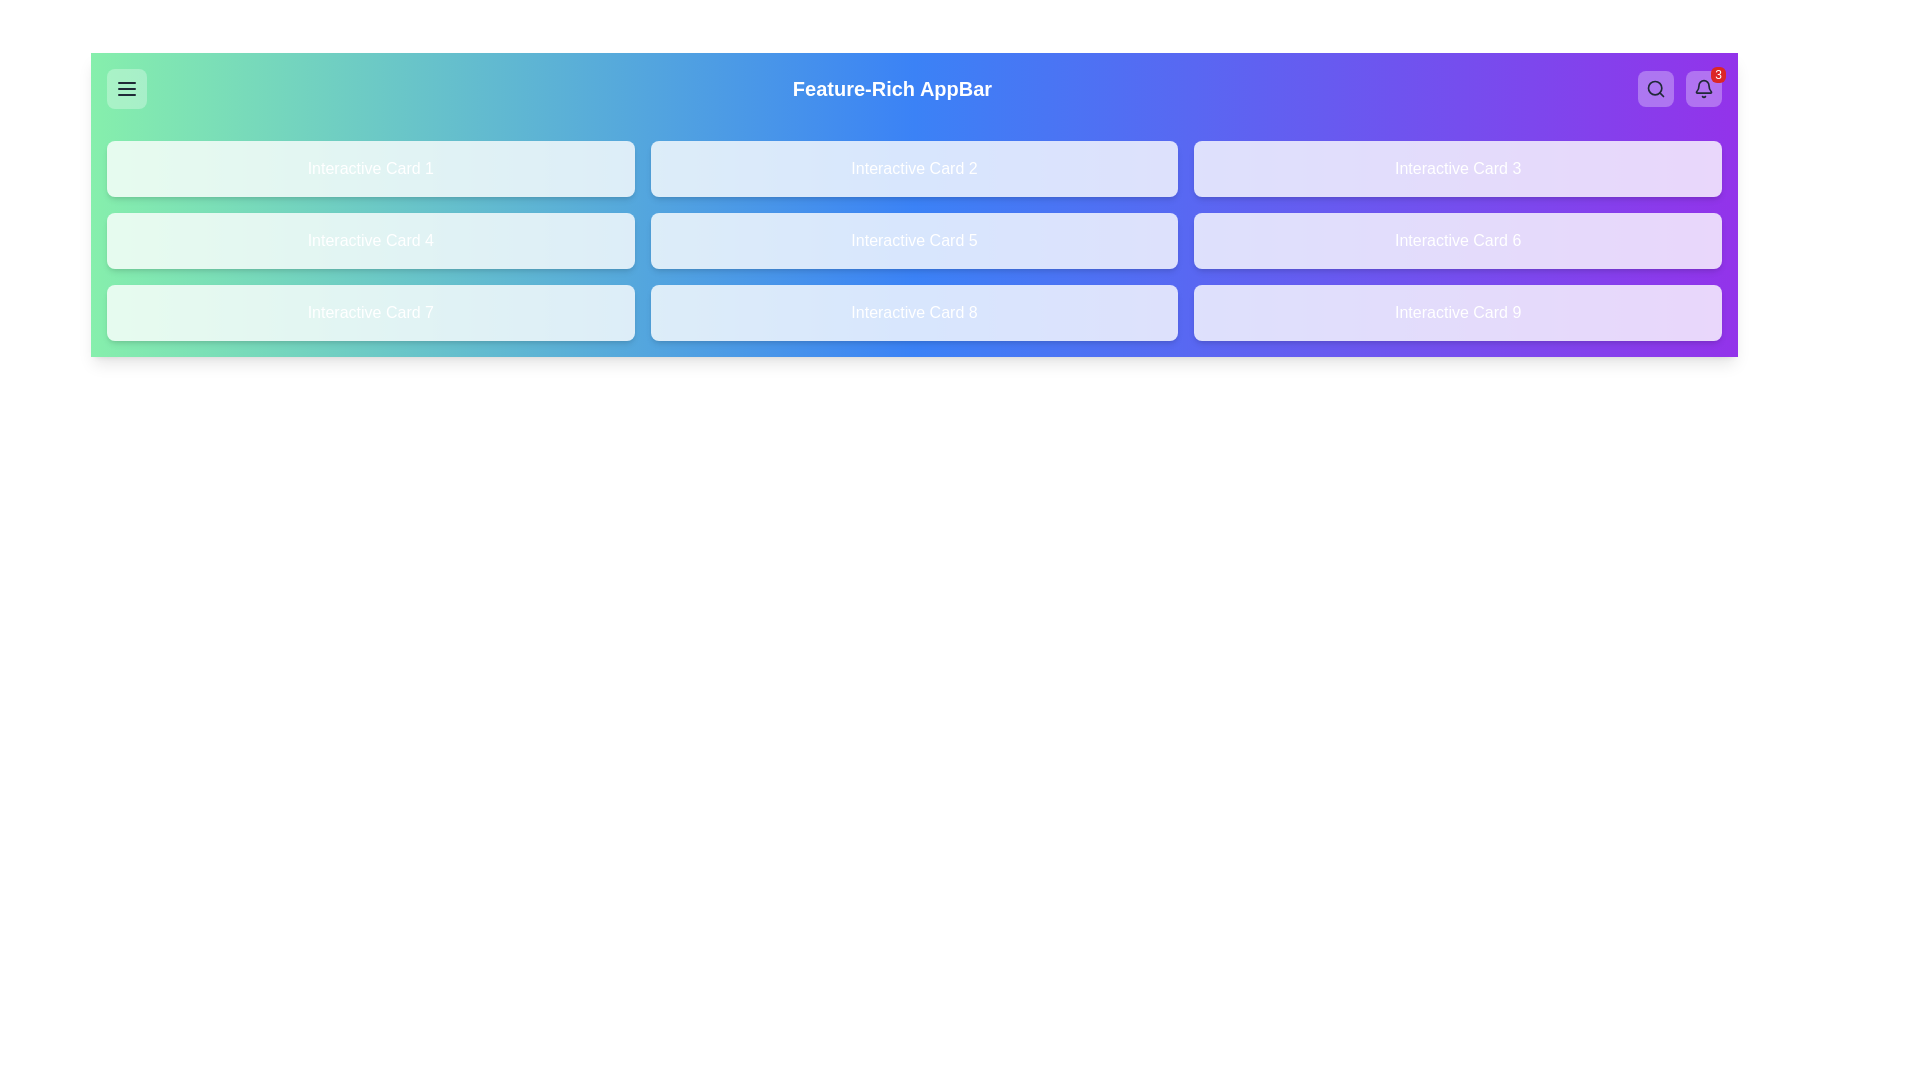 Image resolution: width=1920 pixels, height=1080 pixels. I want to click on the menu button to open the sidebar menu, so click(125, 87).